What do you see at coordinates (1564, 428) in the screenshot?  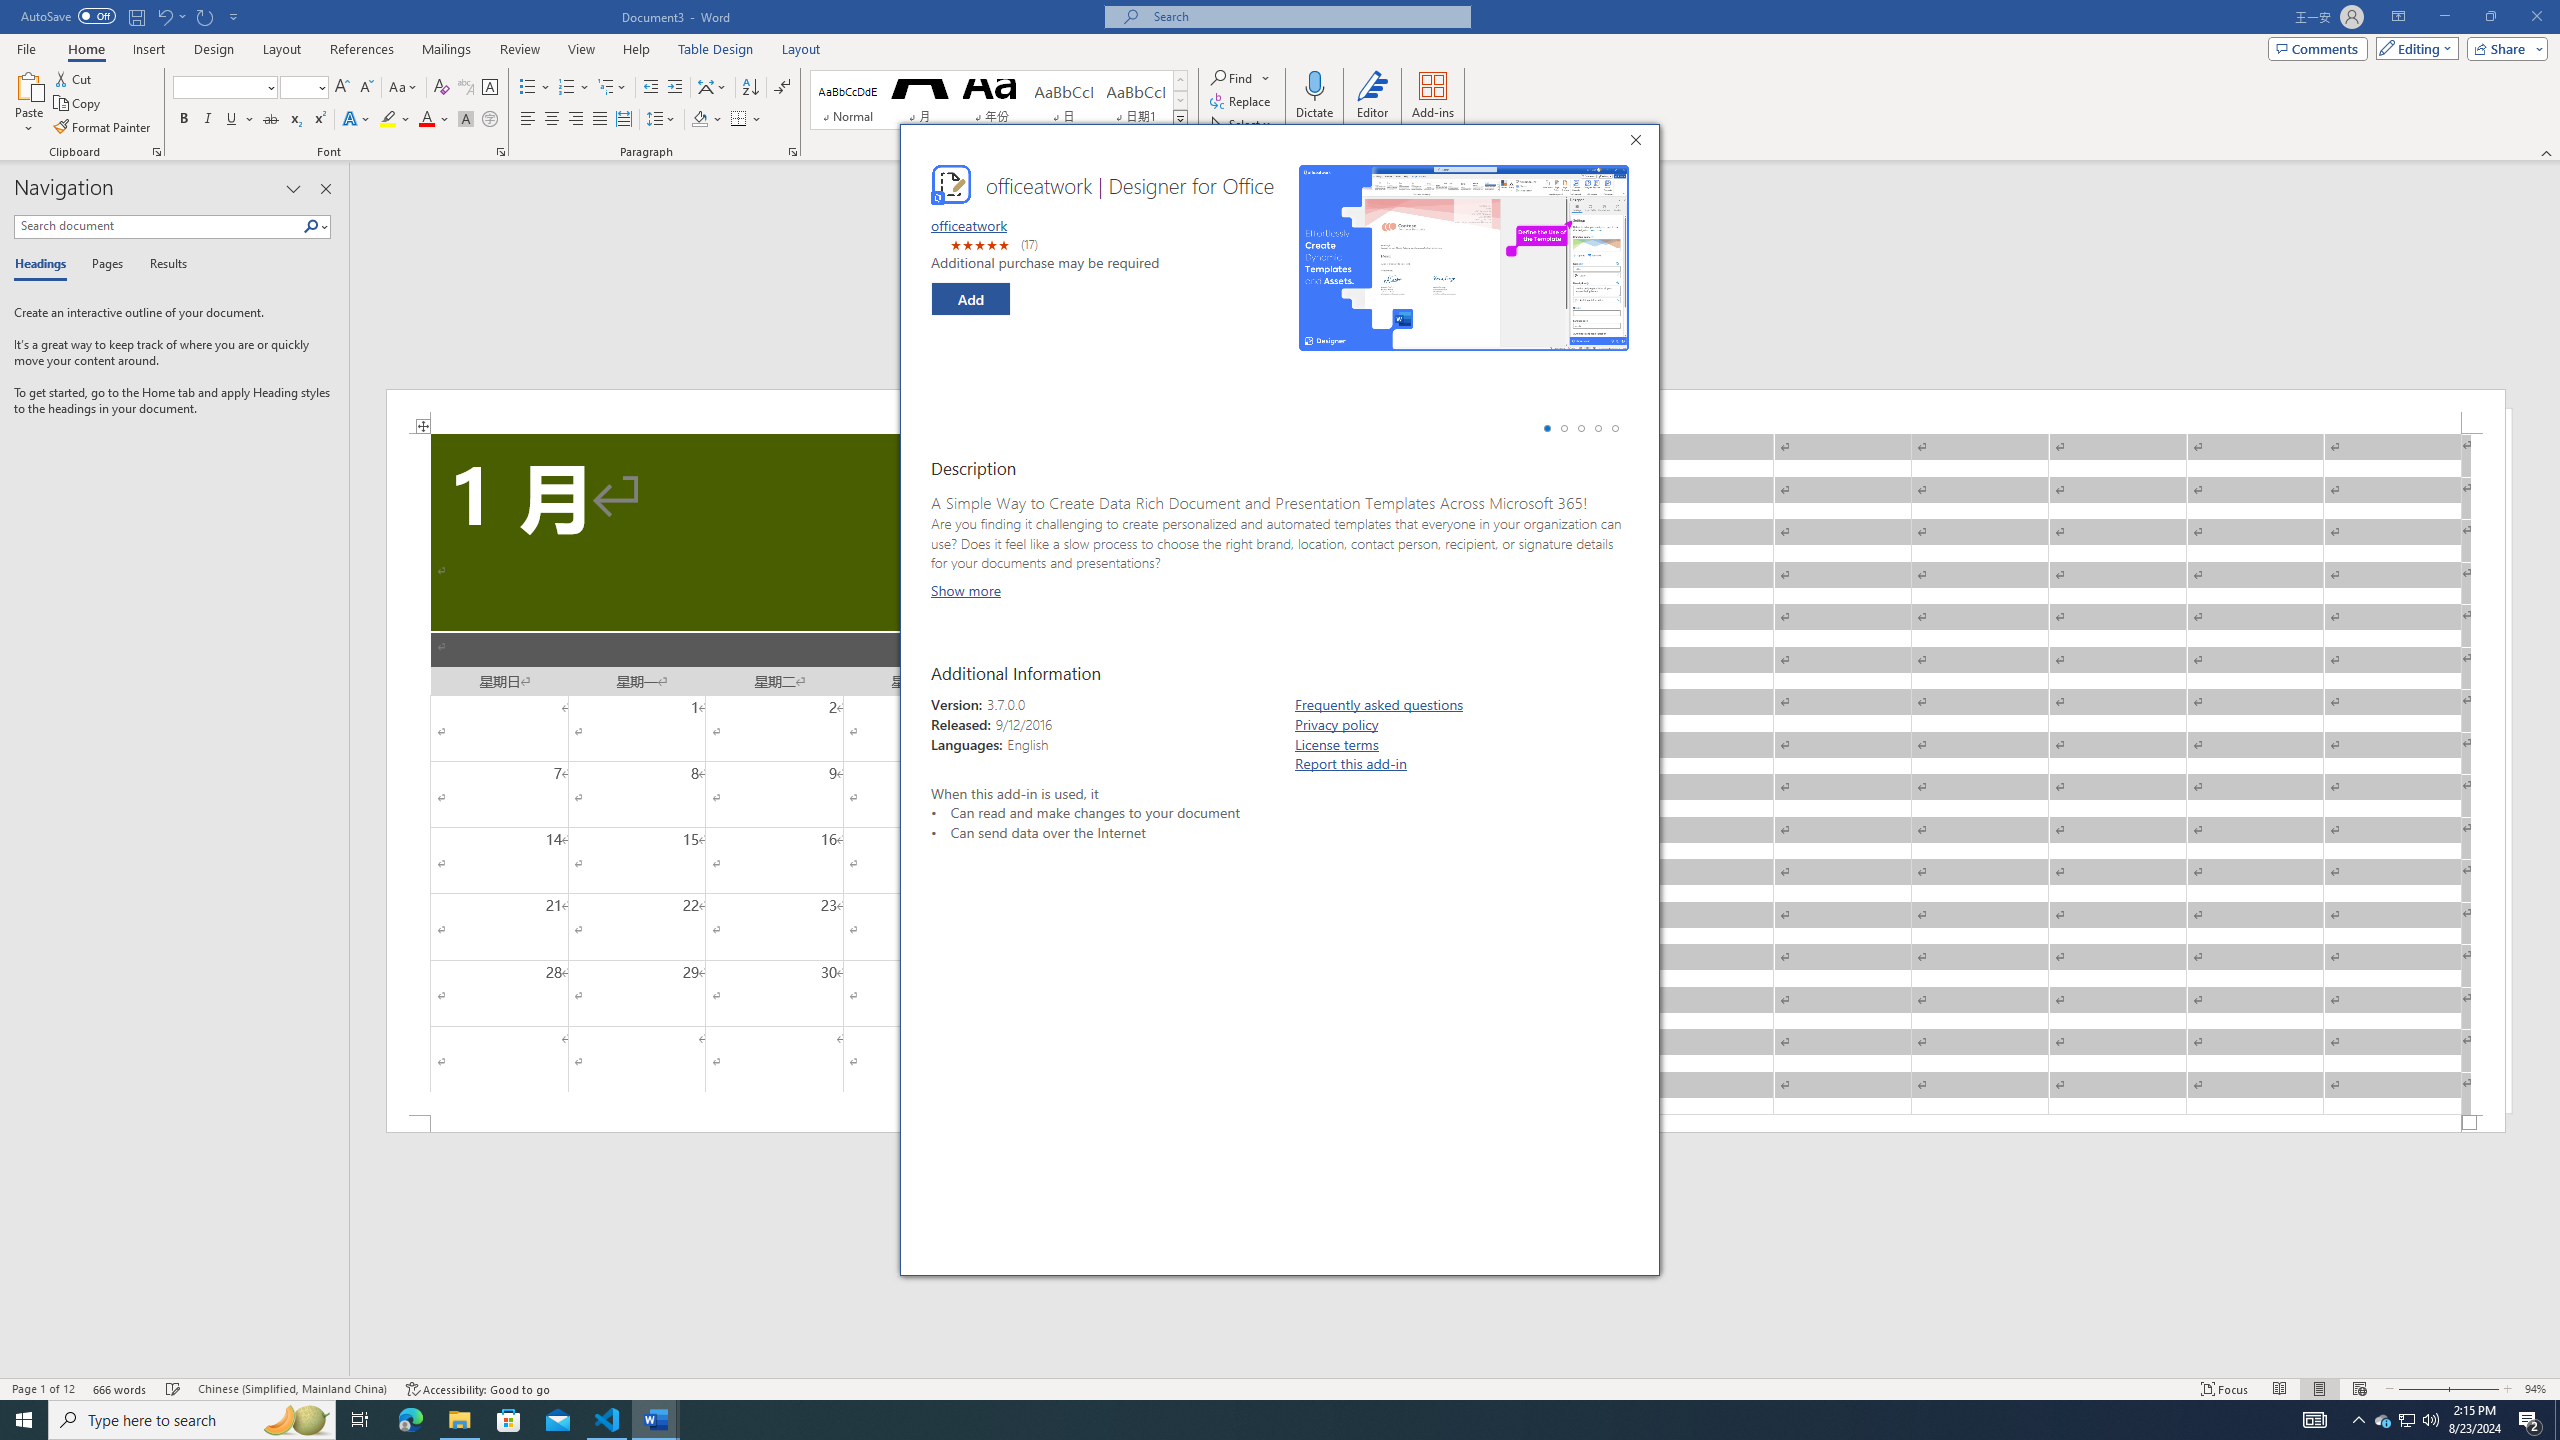 I see `'Go to screenshot 2'` at bounding box center [1564, 428].